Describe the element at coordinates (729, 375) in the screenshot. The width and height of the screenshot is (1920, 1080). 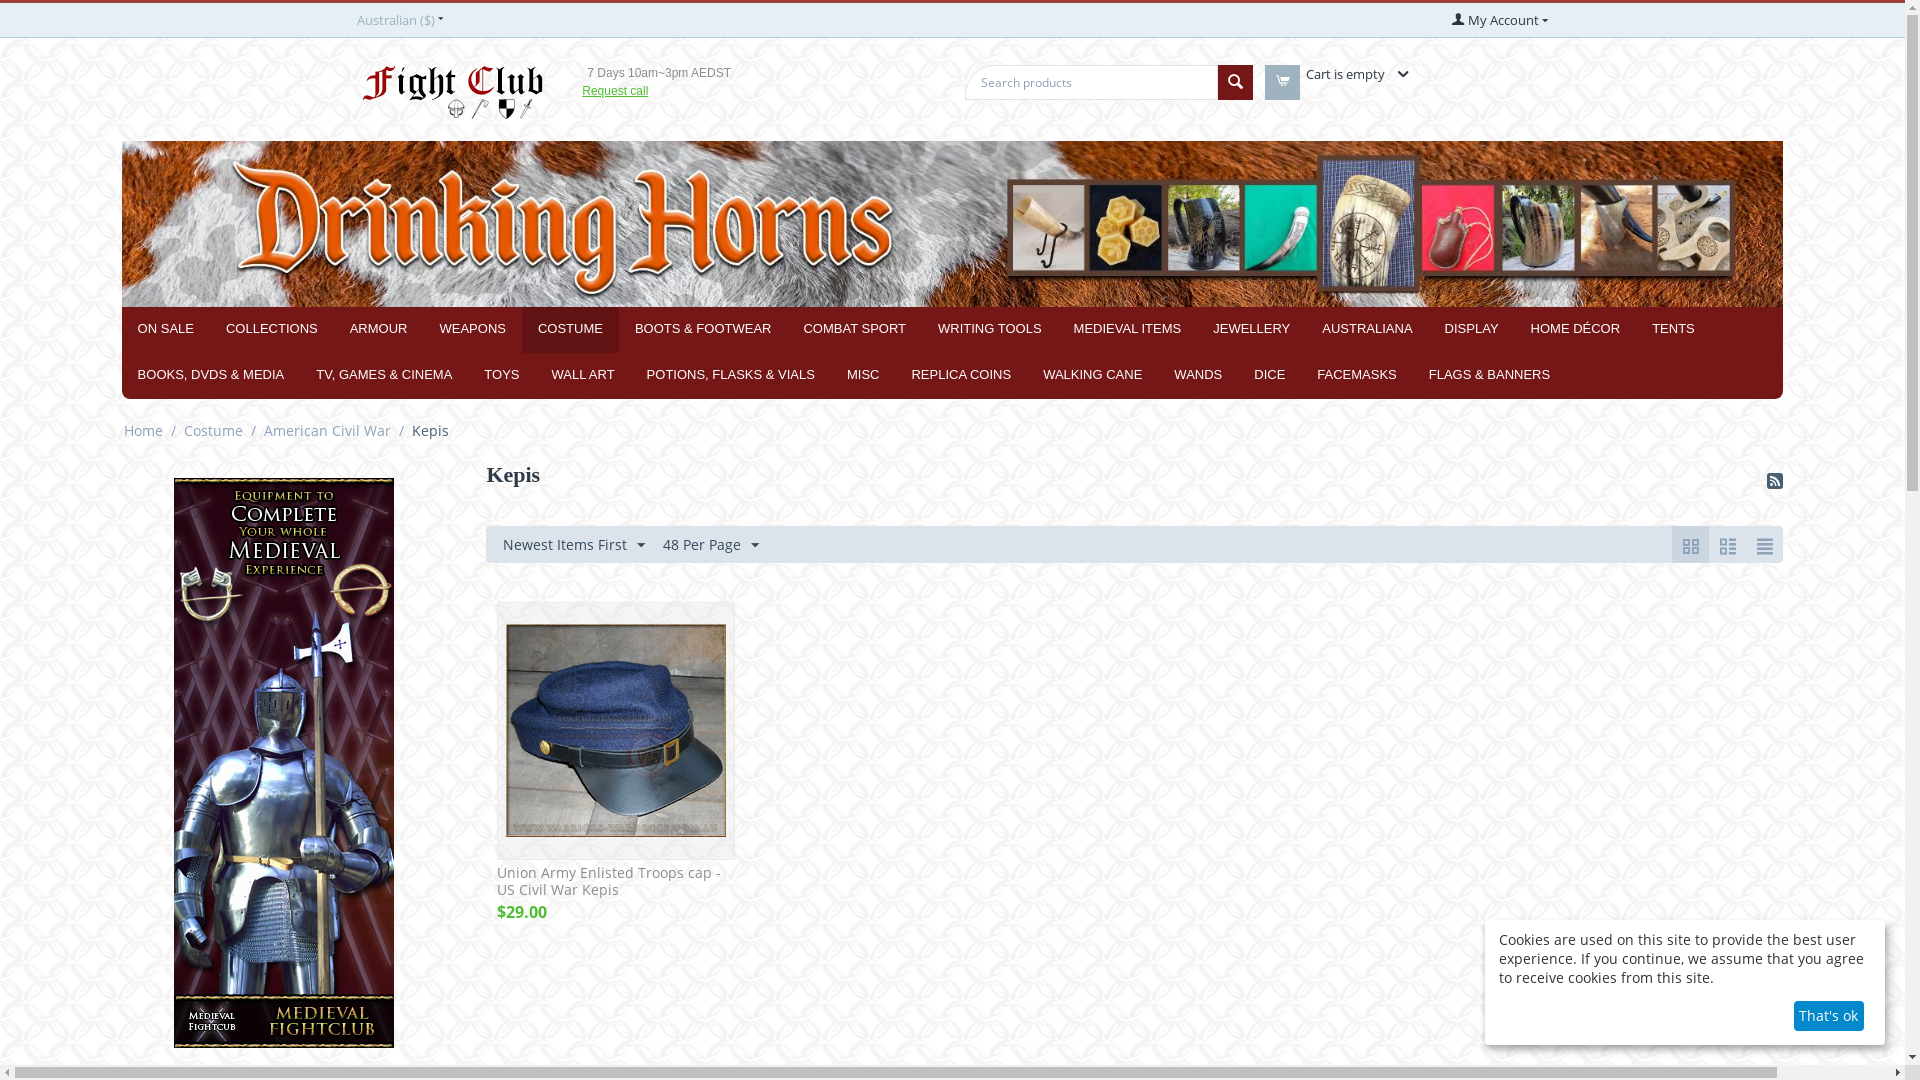
I see `'POTIONS, FLASKS & VIALS'` at that location.